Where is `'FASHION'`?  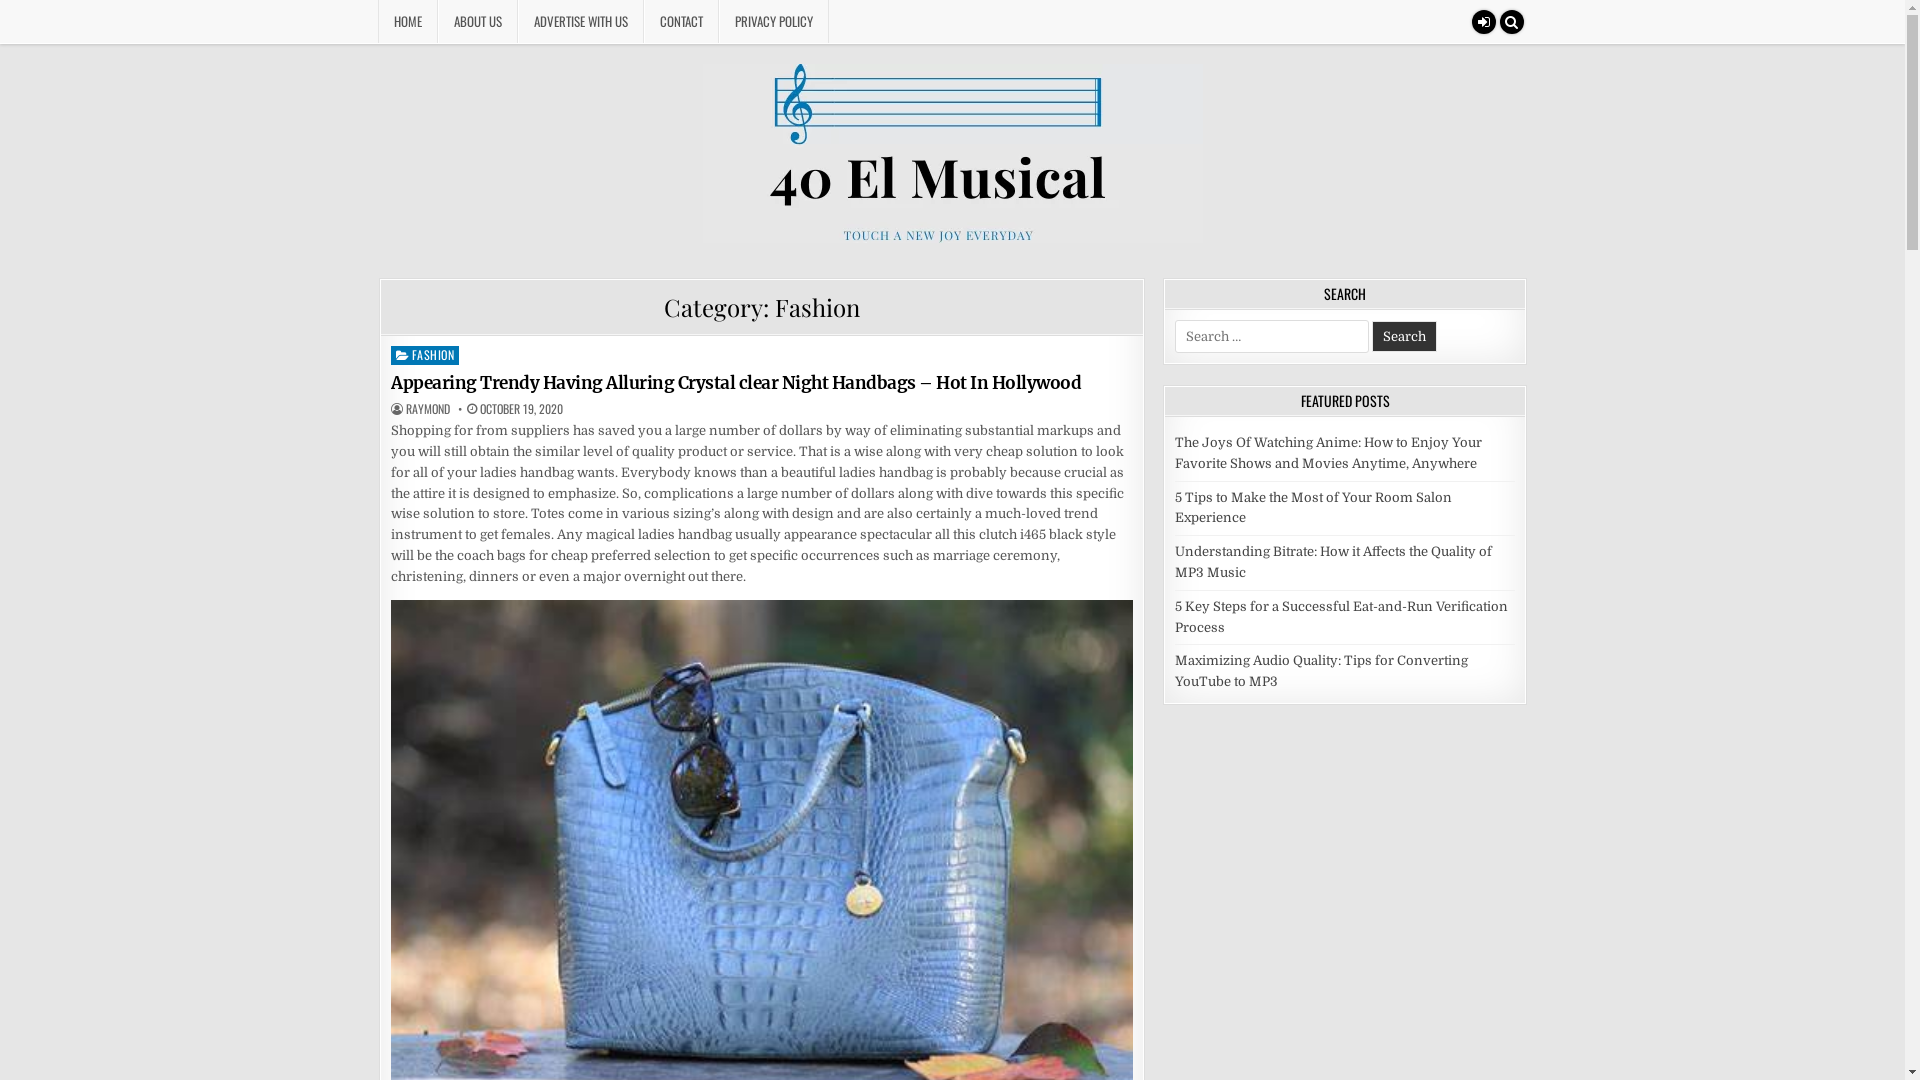 'FASHION' is located at coordinates (390, 354).